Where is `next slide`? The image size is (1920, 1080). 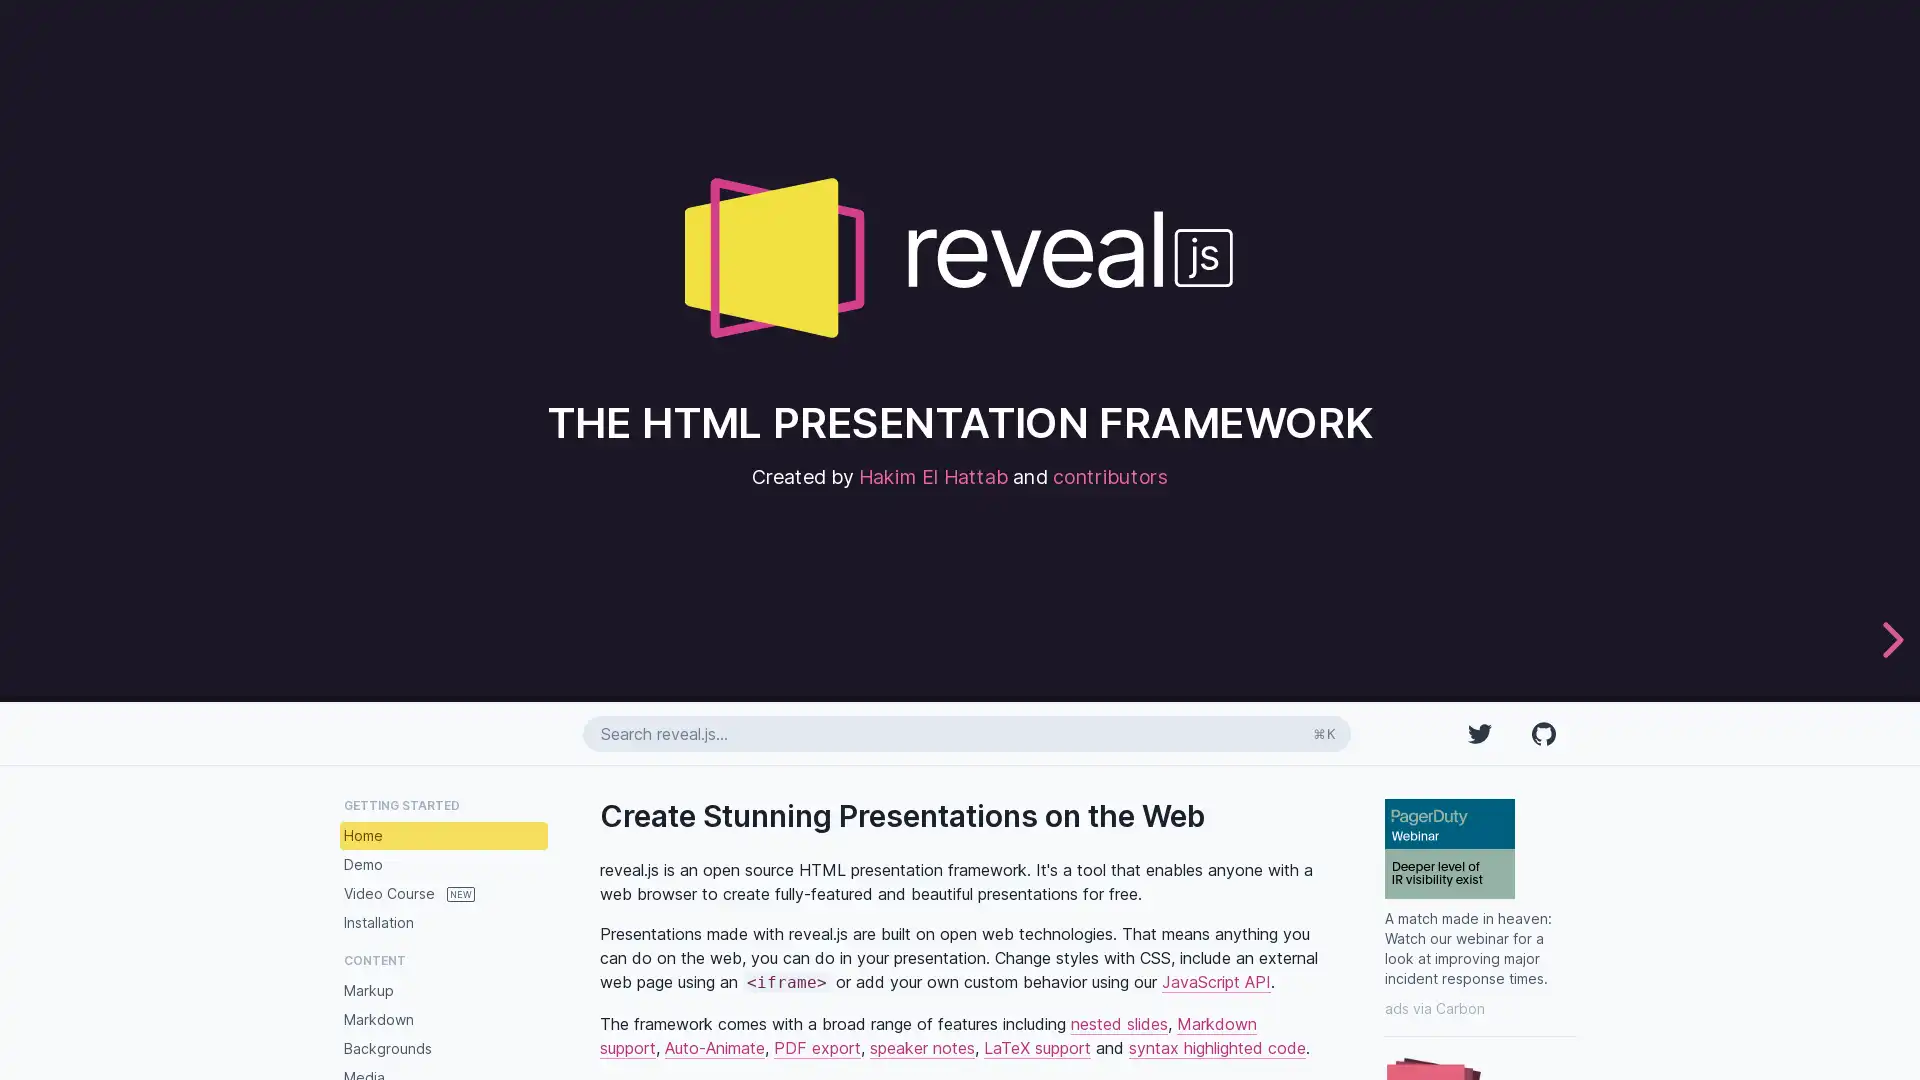
next slide is located at coordinates (1889, 640).